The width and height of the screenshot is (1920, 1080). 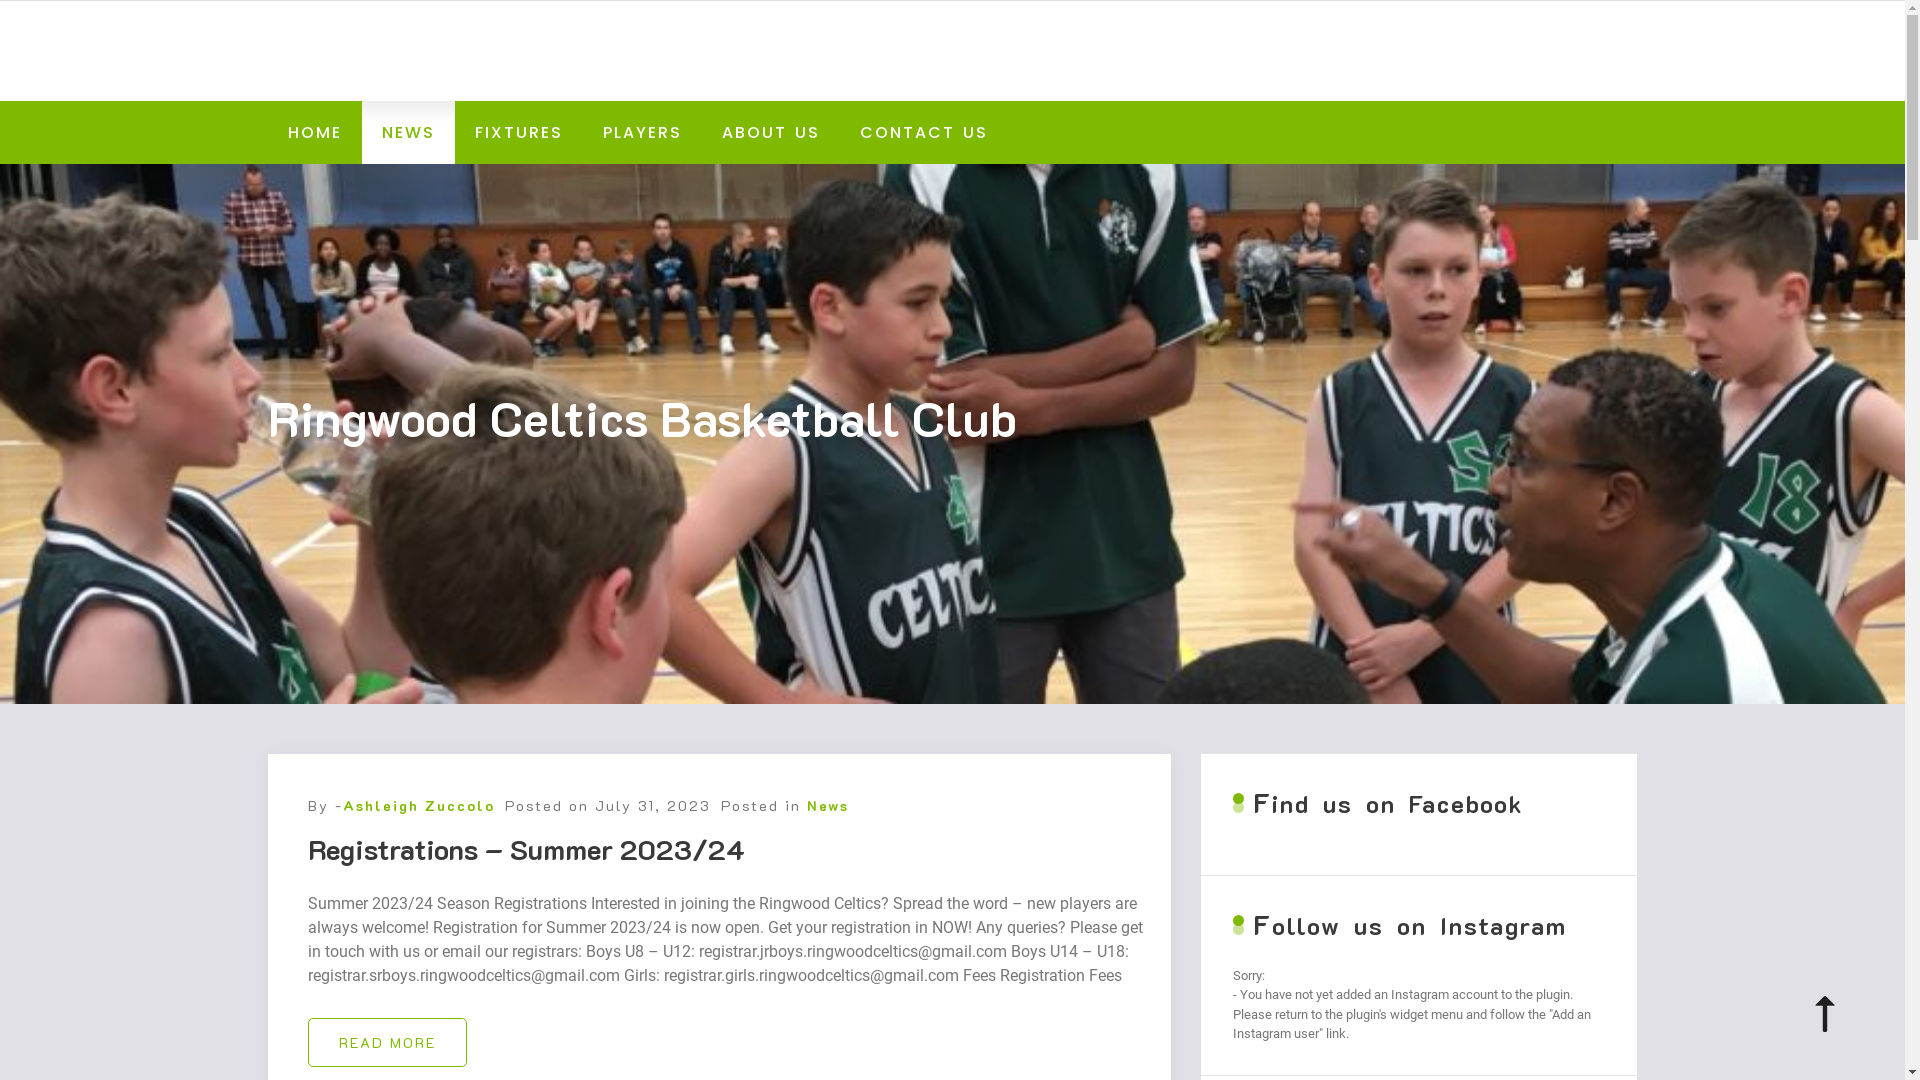 What do you see at coordinates (641, 132) in the screenshot?
I see `'PLAYERS'` at bounding box center [641, 132].